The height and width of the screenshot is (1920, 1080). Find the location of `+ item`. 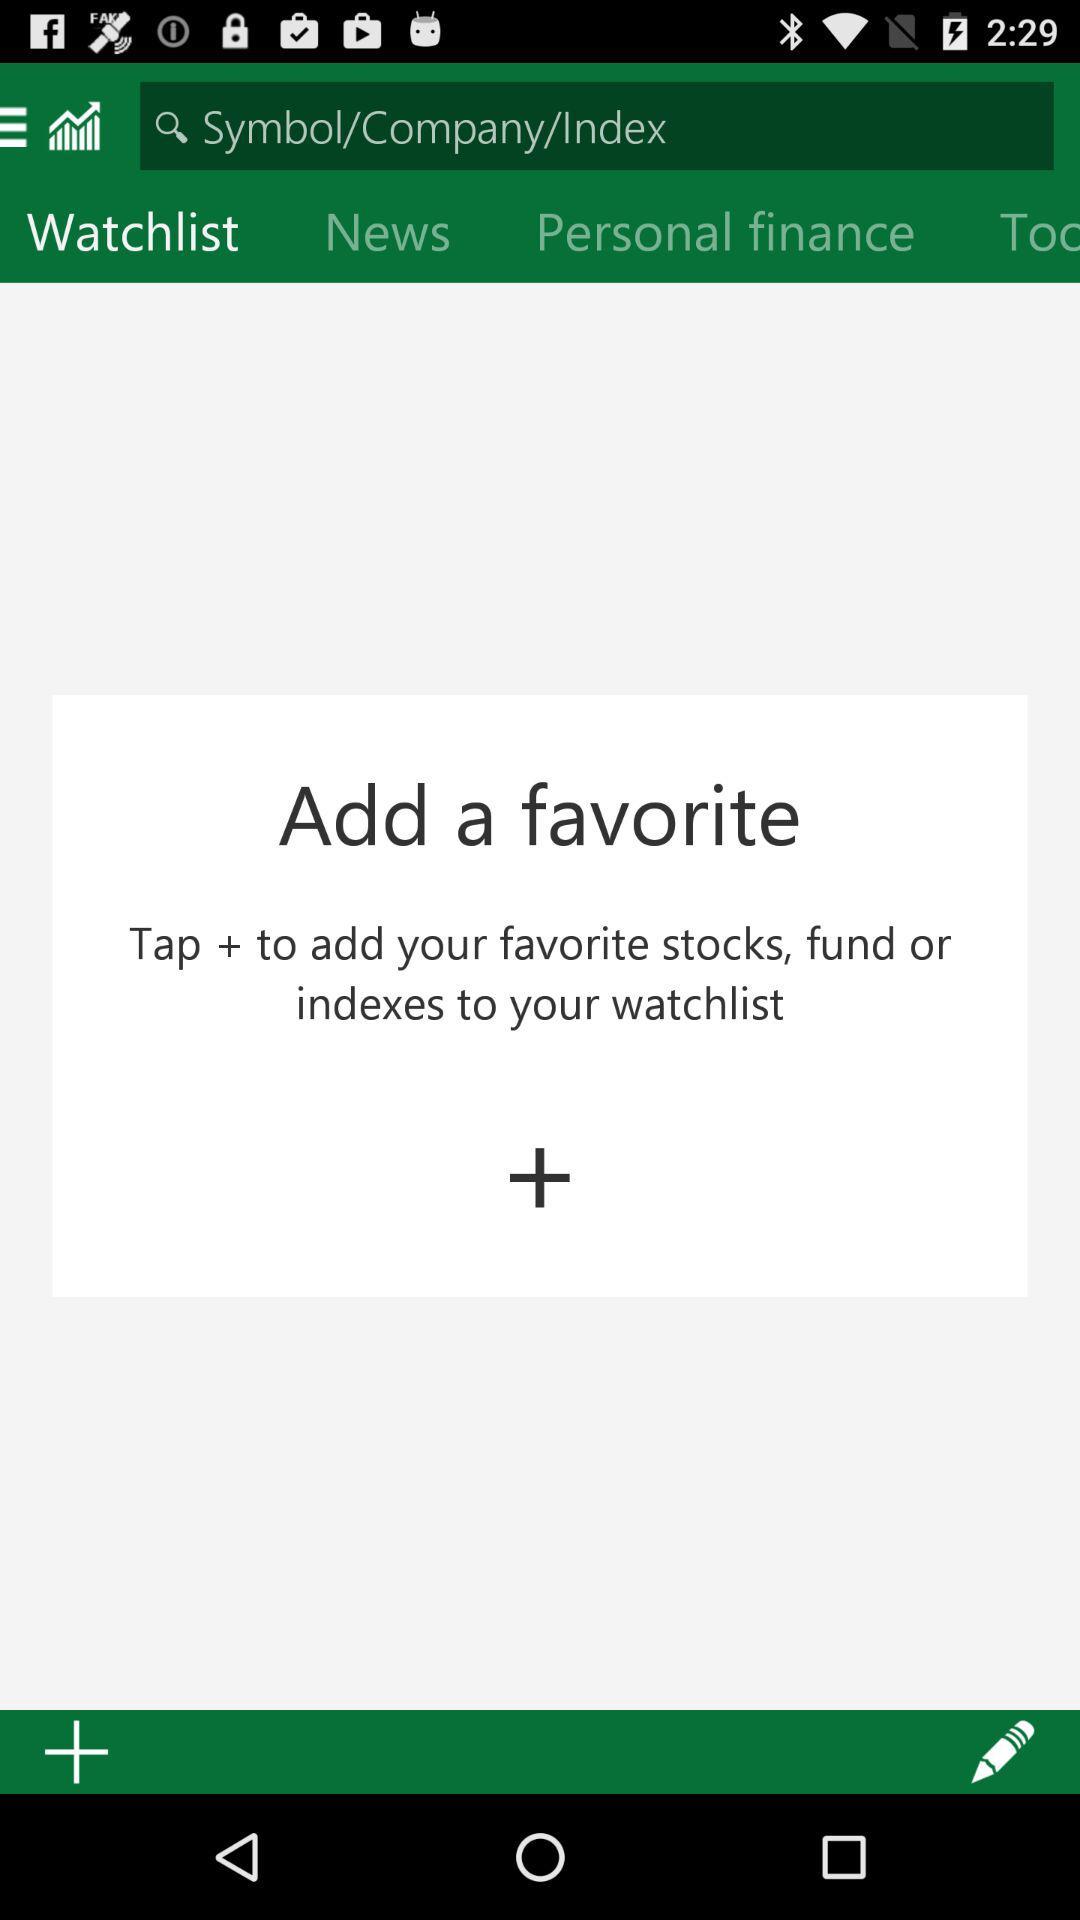

+ item is located at coordinates (540, 1167).